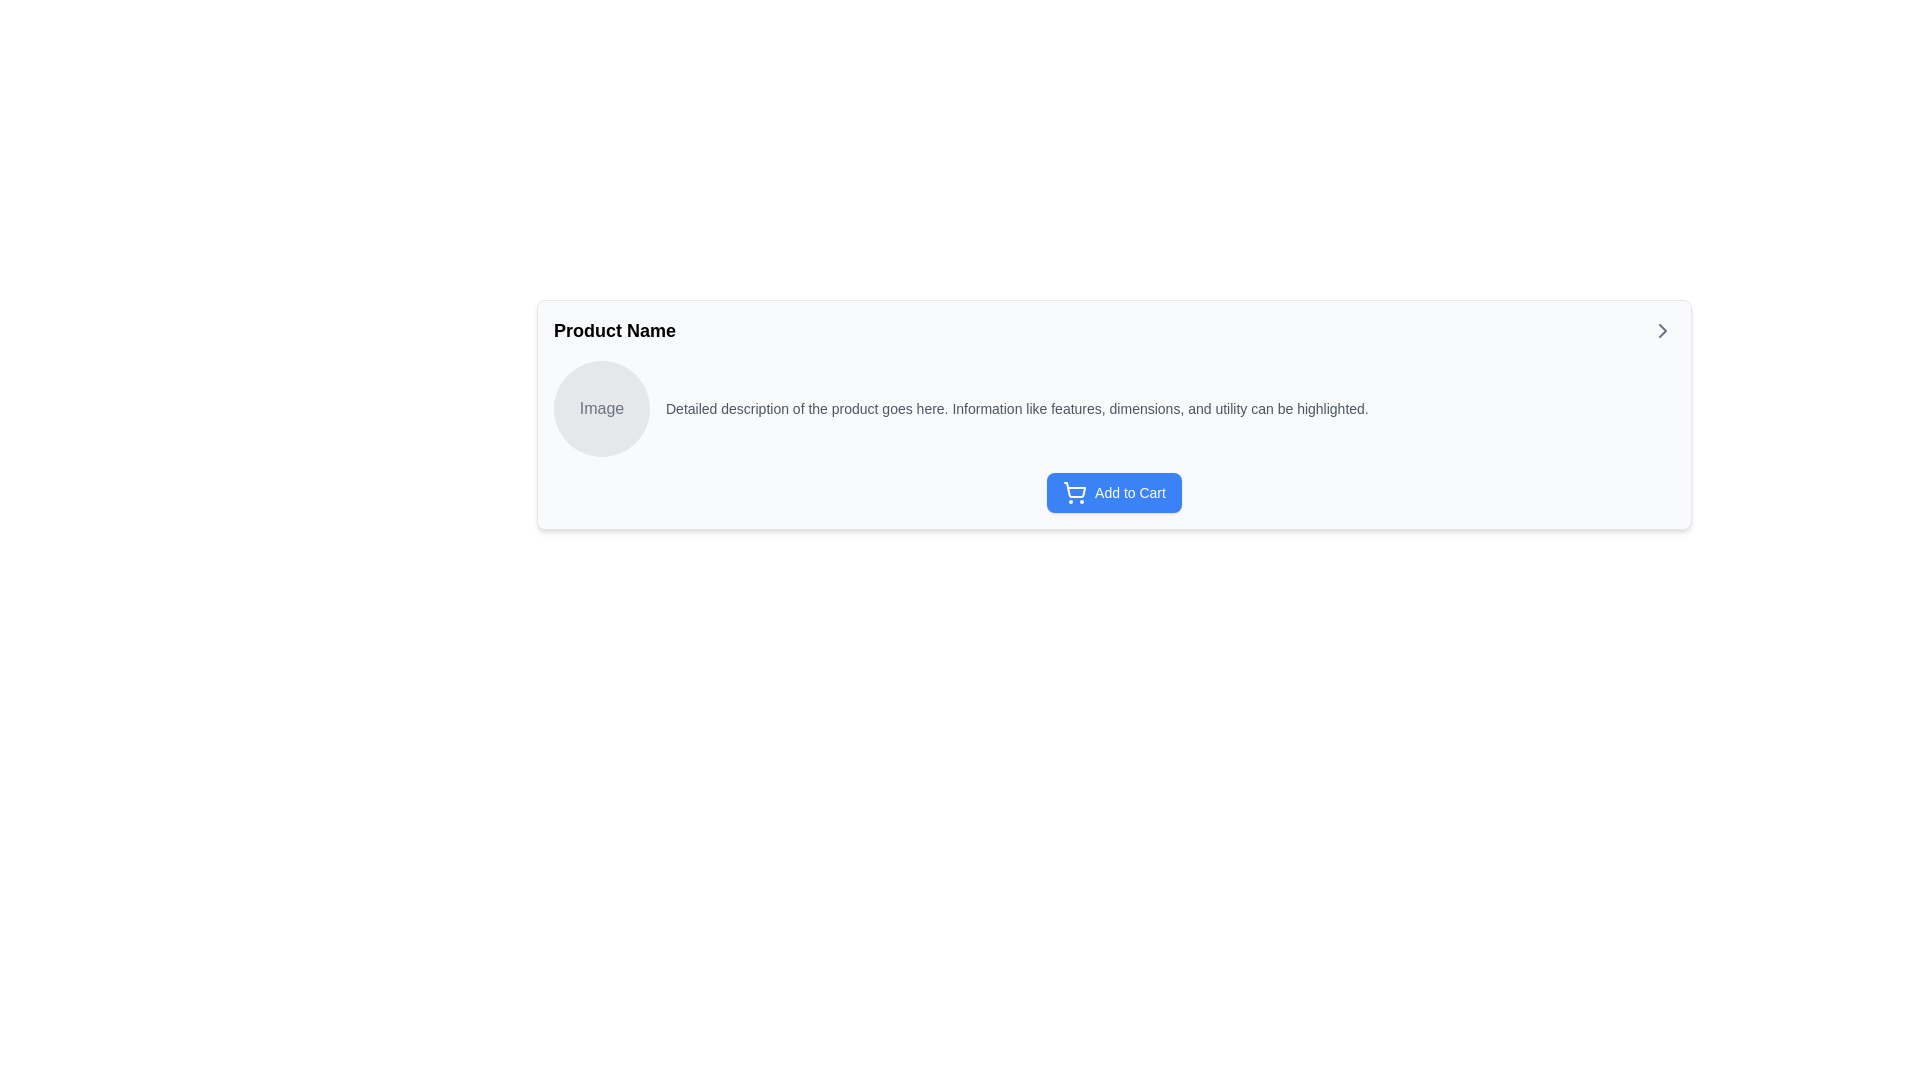 This screenshot has width=1920, height=1080. What do you see at coordinates (1074, 493) in the screenshot?
I see `the blue 'Add to Cart' button that contains the icon representing the action of adding a product to the user's cart` at bounding box center [1074, 493].